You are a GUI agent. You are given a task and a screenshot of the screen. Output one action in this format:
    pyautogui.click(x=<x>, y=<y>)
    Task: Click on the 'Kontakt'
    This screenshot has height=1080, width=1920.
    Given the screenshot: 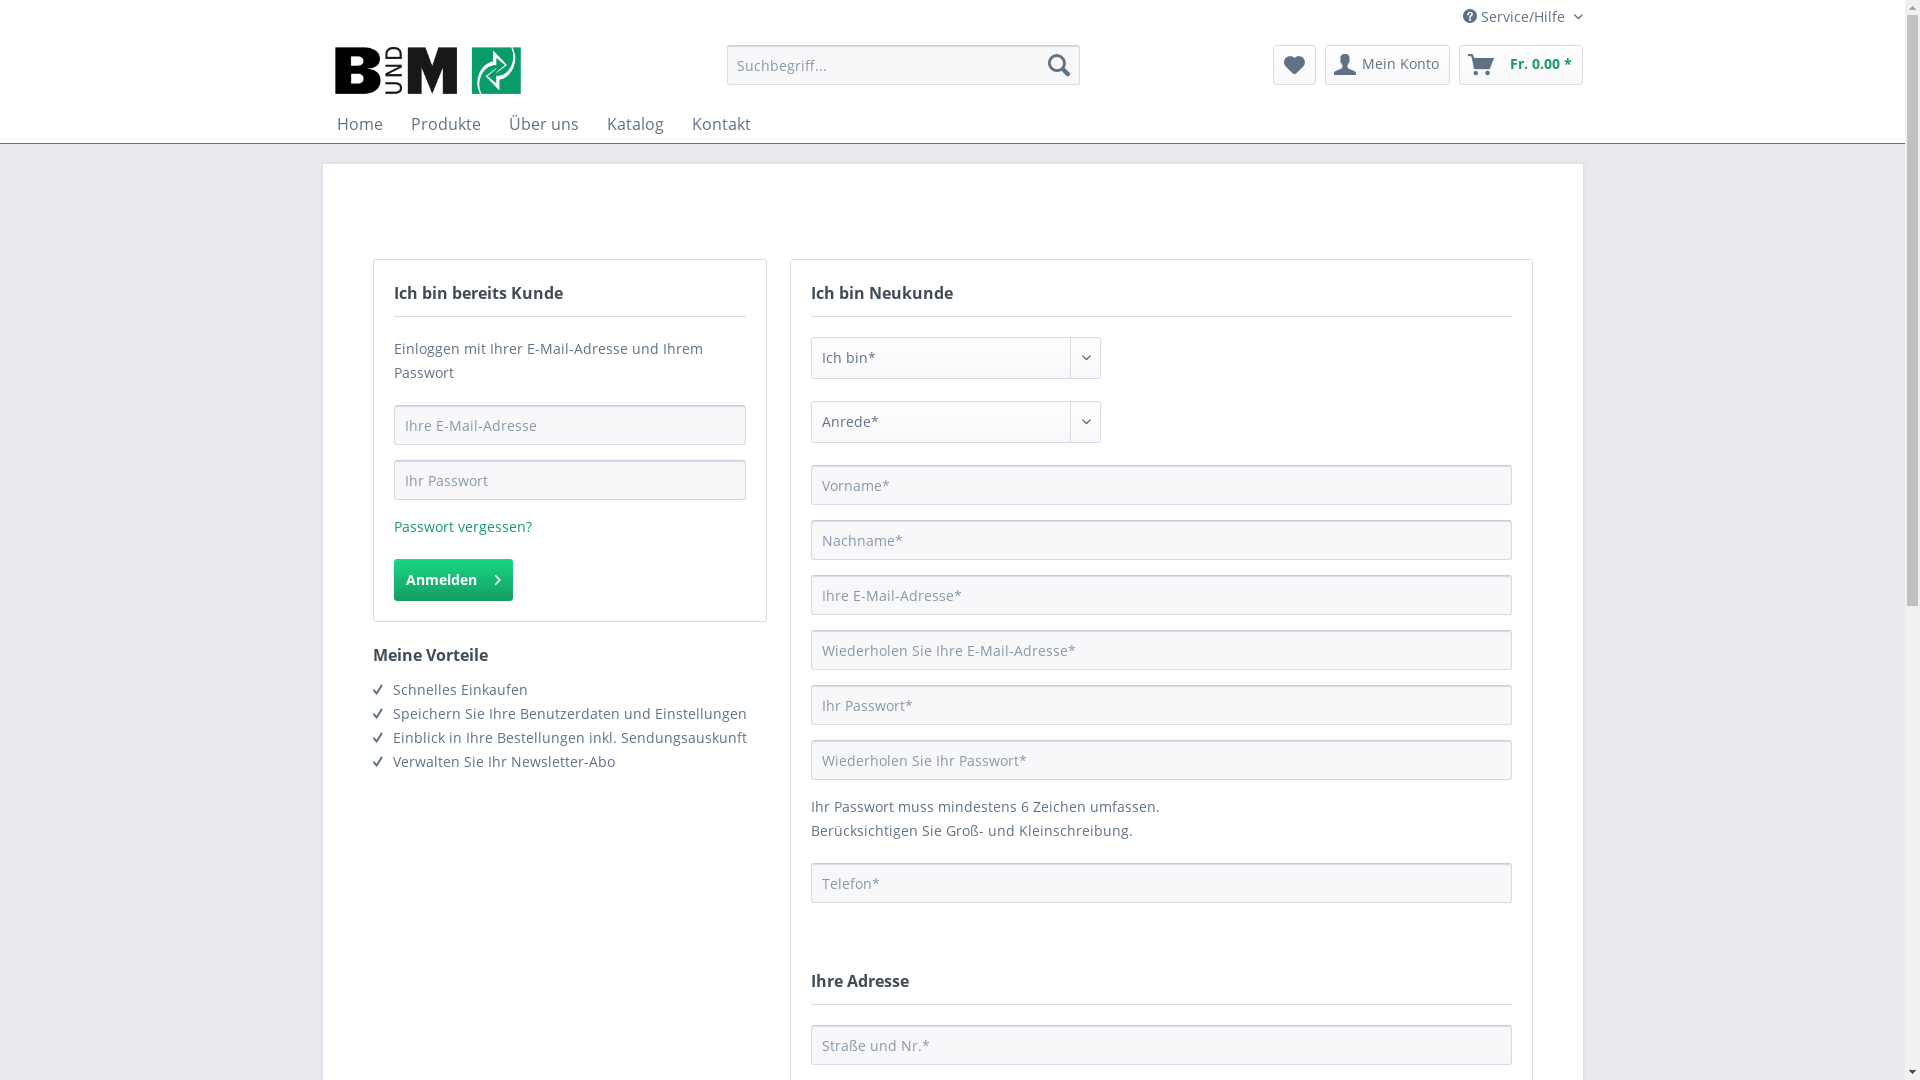 What is the action you would take?
    pyautogui.click(x=720, y=123)
    